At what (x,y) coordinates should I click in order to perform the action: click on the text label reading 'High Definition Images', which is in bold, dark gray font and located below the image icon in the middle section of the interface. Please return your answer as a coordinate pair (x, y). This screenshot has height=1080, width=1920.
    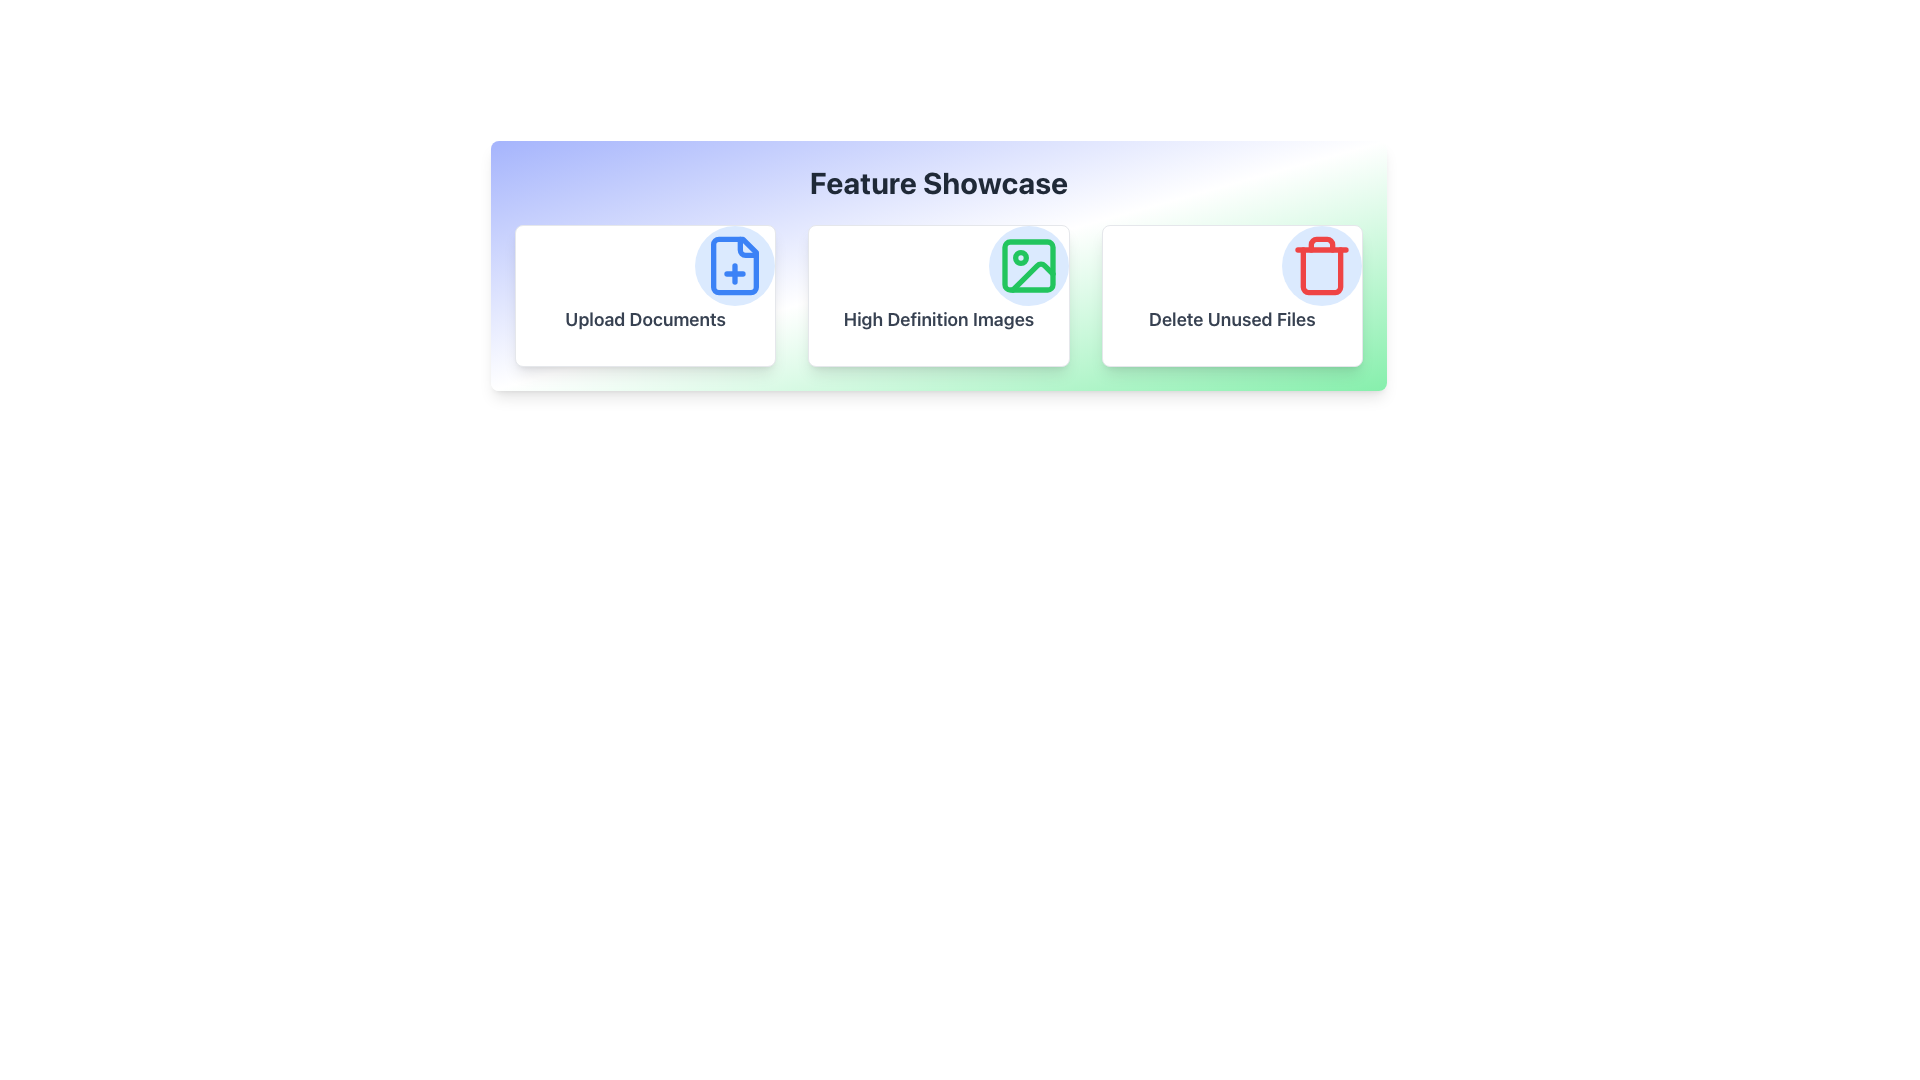
    Looking at the image, I should click on (938, 319).